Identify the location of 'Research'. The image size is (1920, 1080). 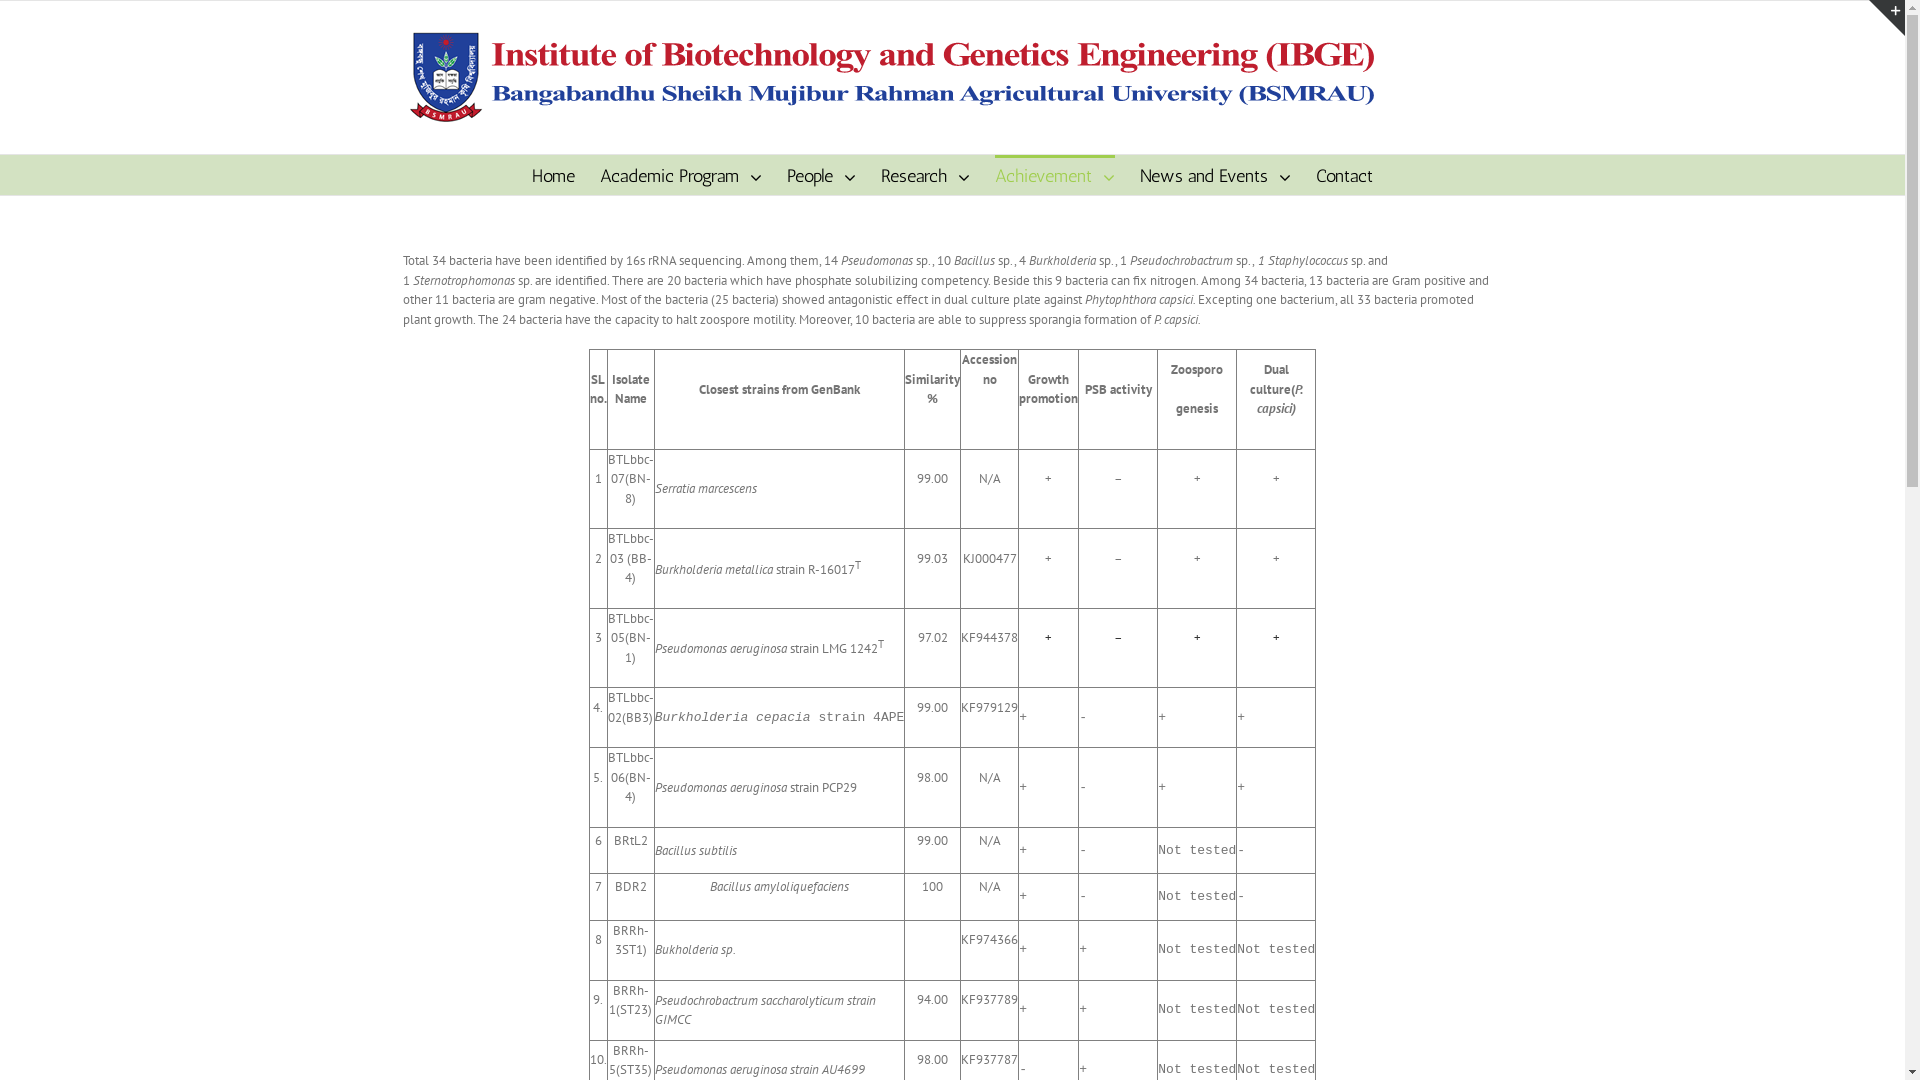
(924, 173).